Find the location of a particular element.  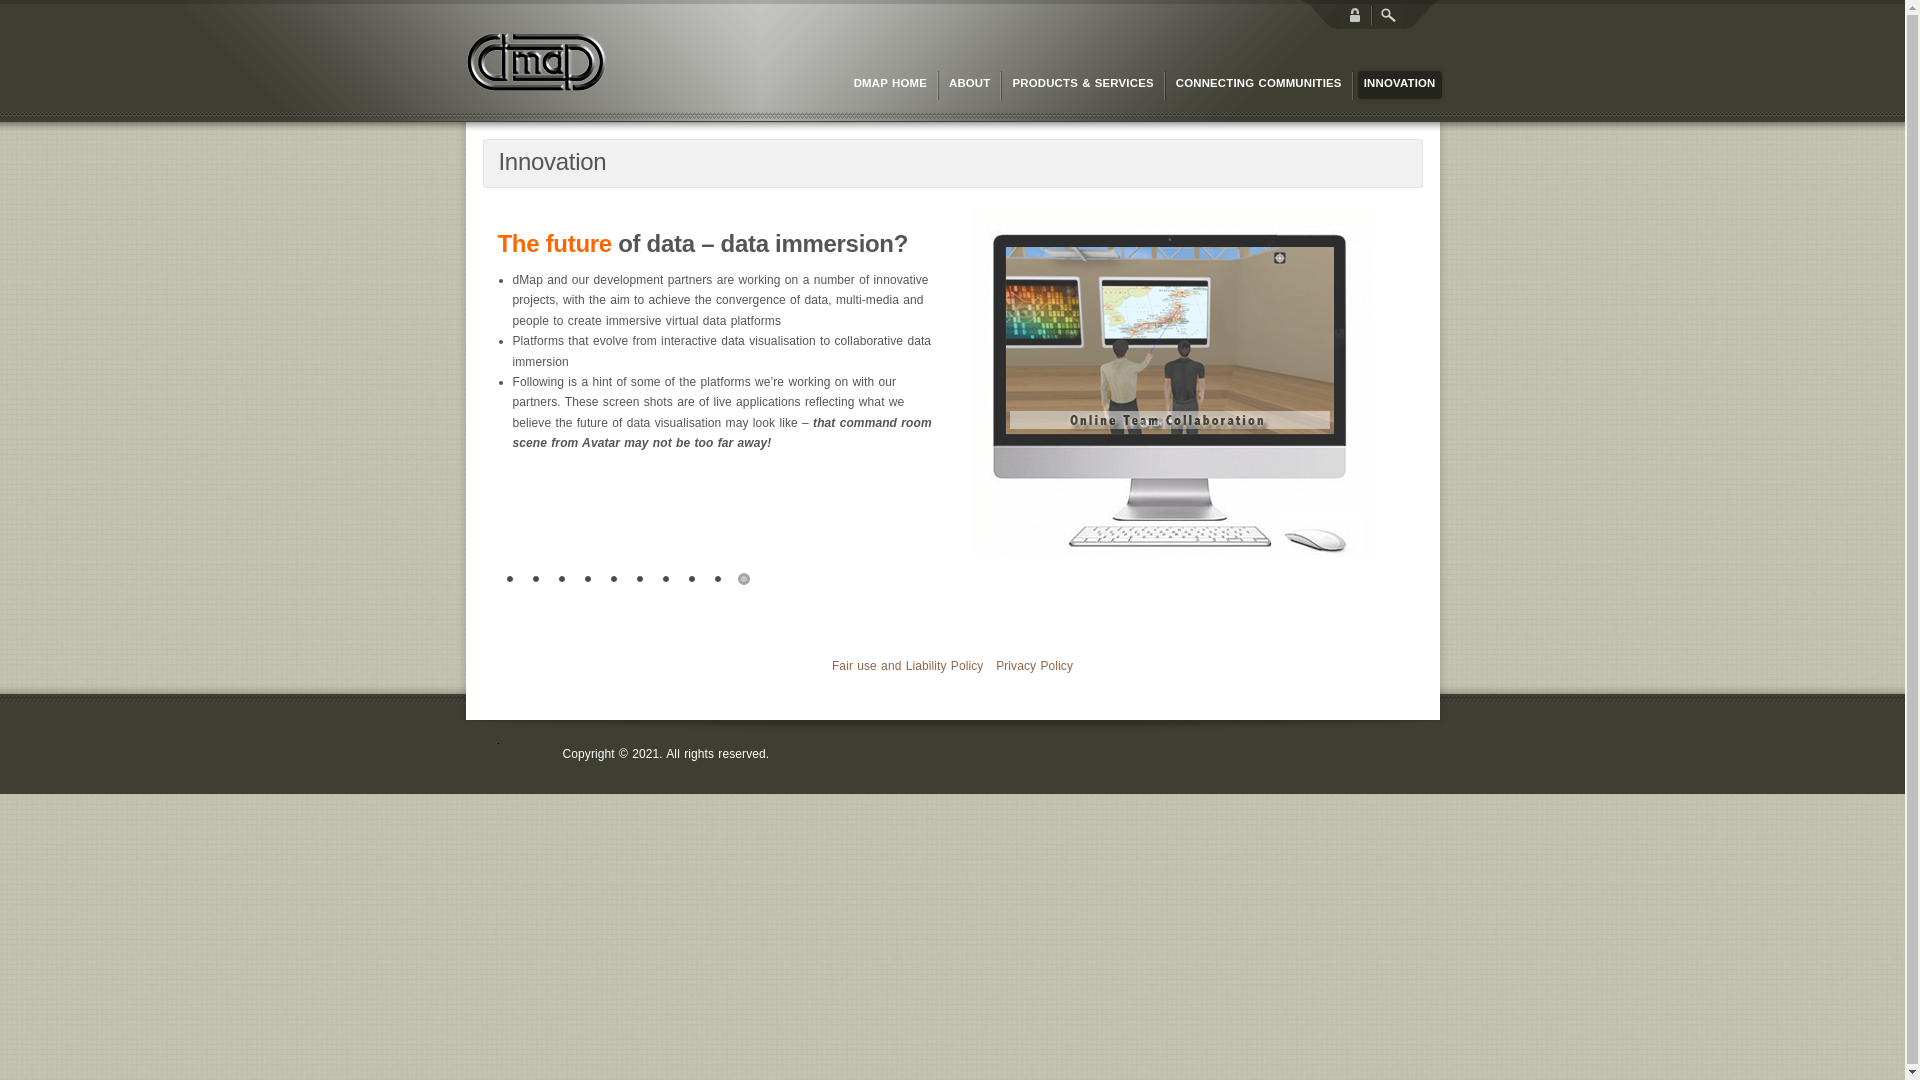

'#' is located at coordinates (498, 579).